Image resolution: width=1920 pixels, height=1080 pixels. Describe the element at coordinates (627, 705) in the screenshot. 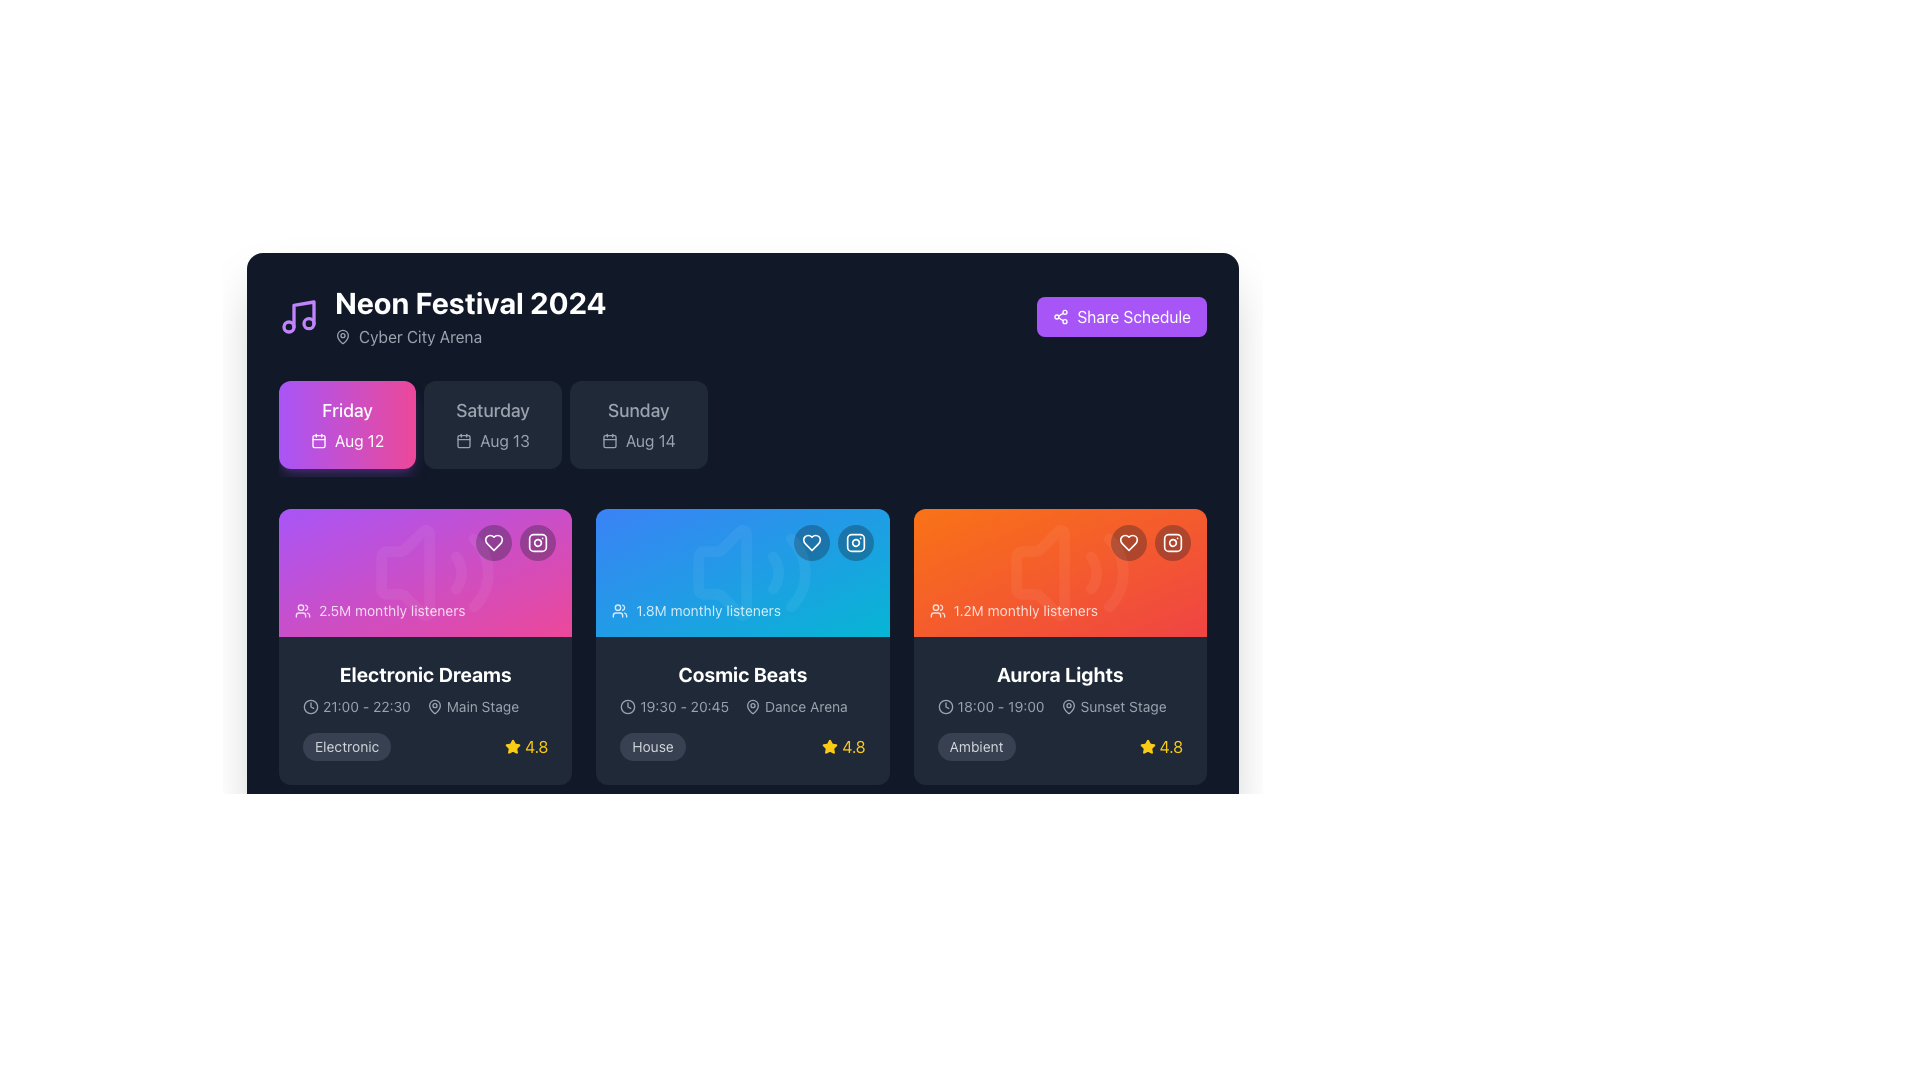

I see `the clock icon located within the 'Cosmic Beats' schedule card, which features a circular outline and hands resembling those of a traditional analog clock` at that location.